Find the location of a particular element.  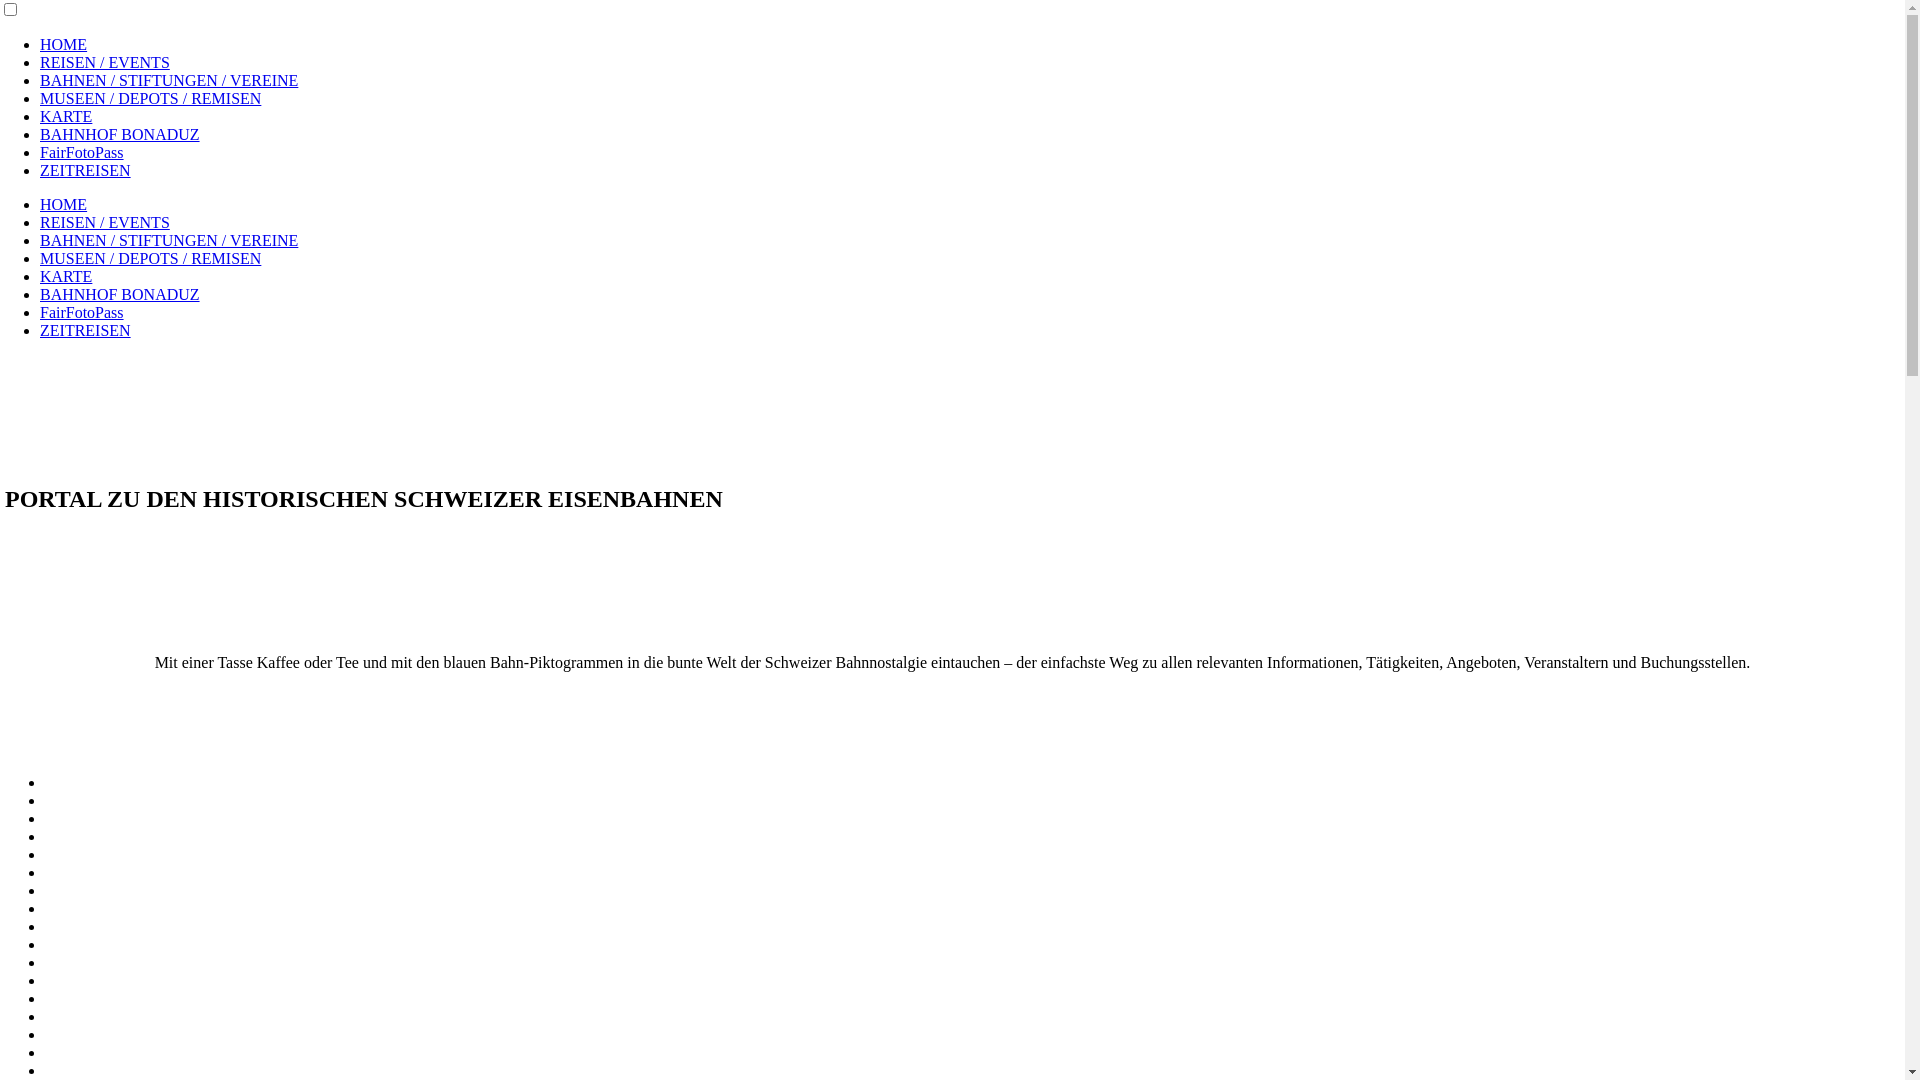

'BAHNEN / STIFTUNGEN / VEREINE' is located at coordinates (168, 79).